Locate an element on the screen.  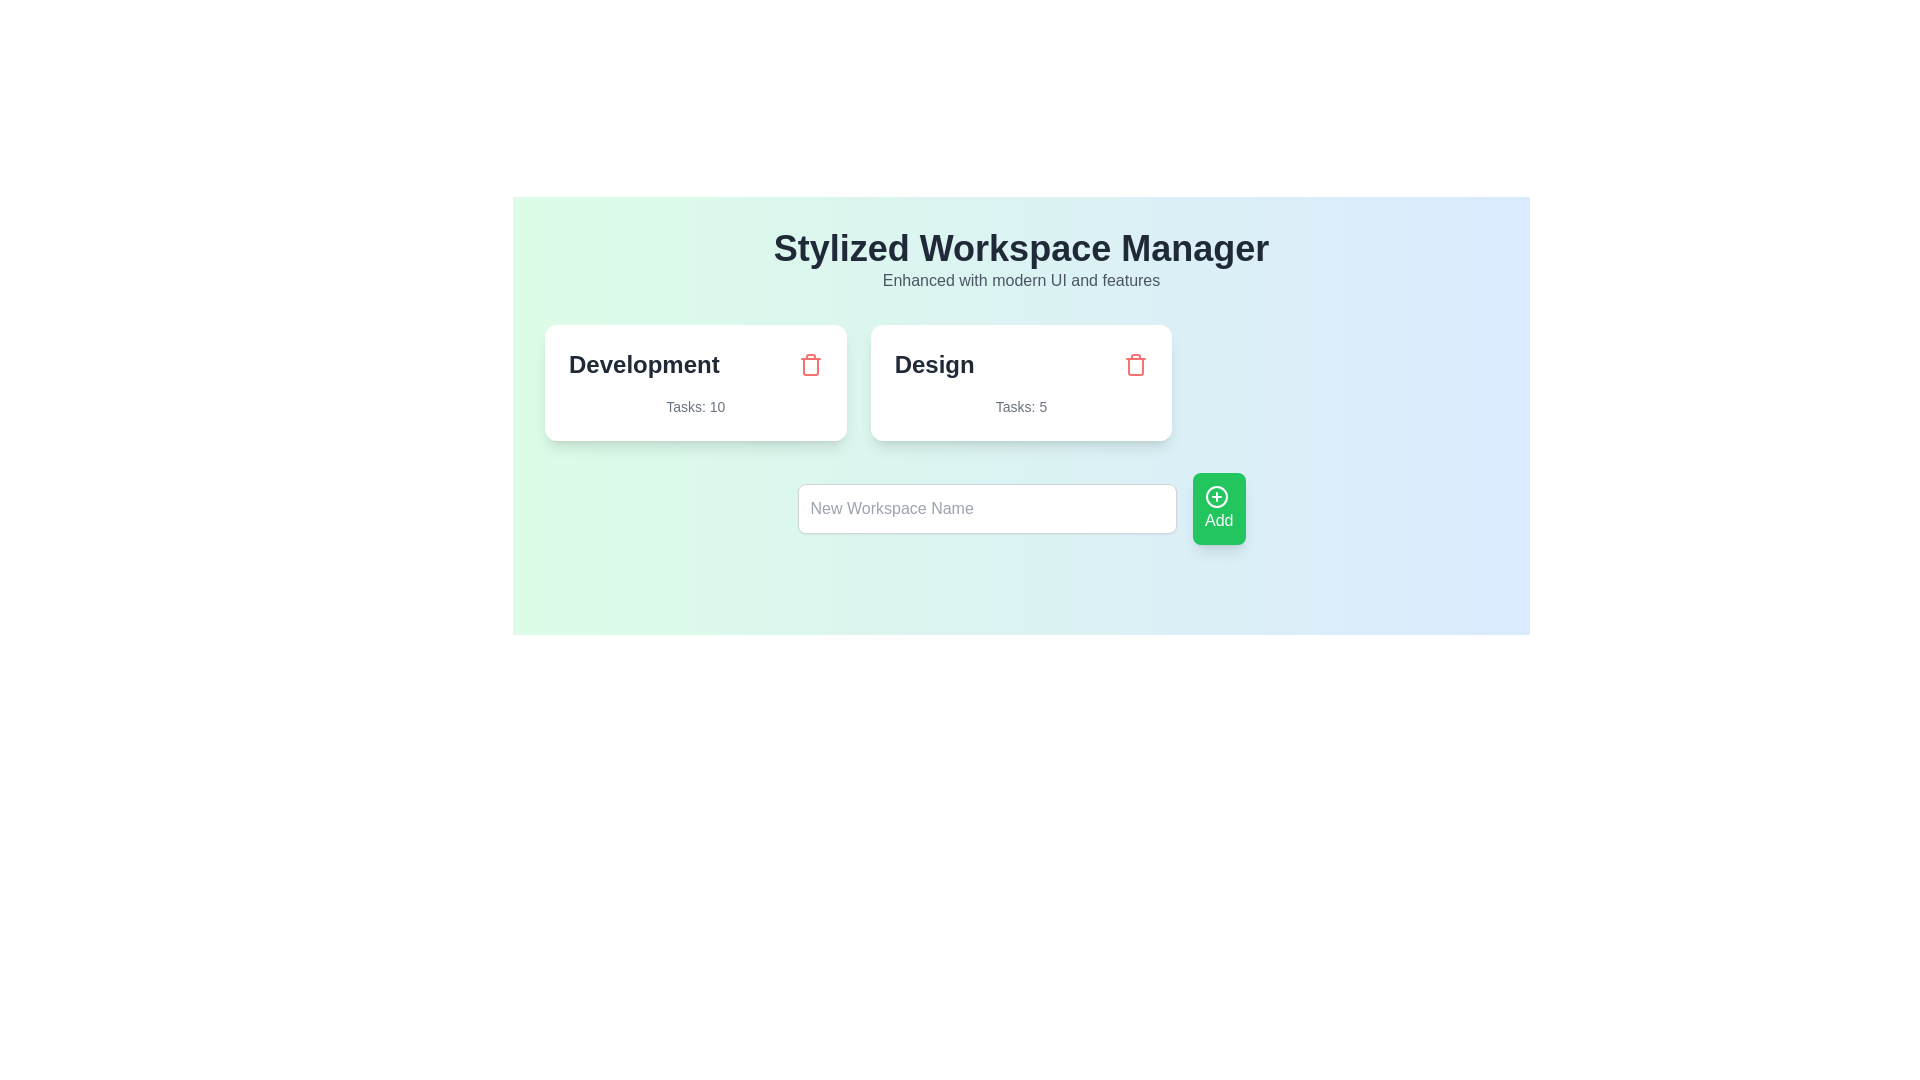
the green rectangular button labeled 'Add' with a '+' icon, located to the right of the input field for keyboard input is located at coordinates (1218, 508).